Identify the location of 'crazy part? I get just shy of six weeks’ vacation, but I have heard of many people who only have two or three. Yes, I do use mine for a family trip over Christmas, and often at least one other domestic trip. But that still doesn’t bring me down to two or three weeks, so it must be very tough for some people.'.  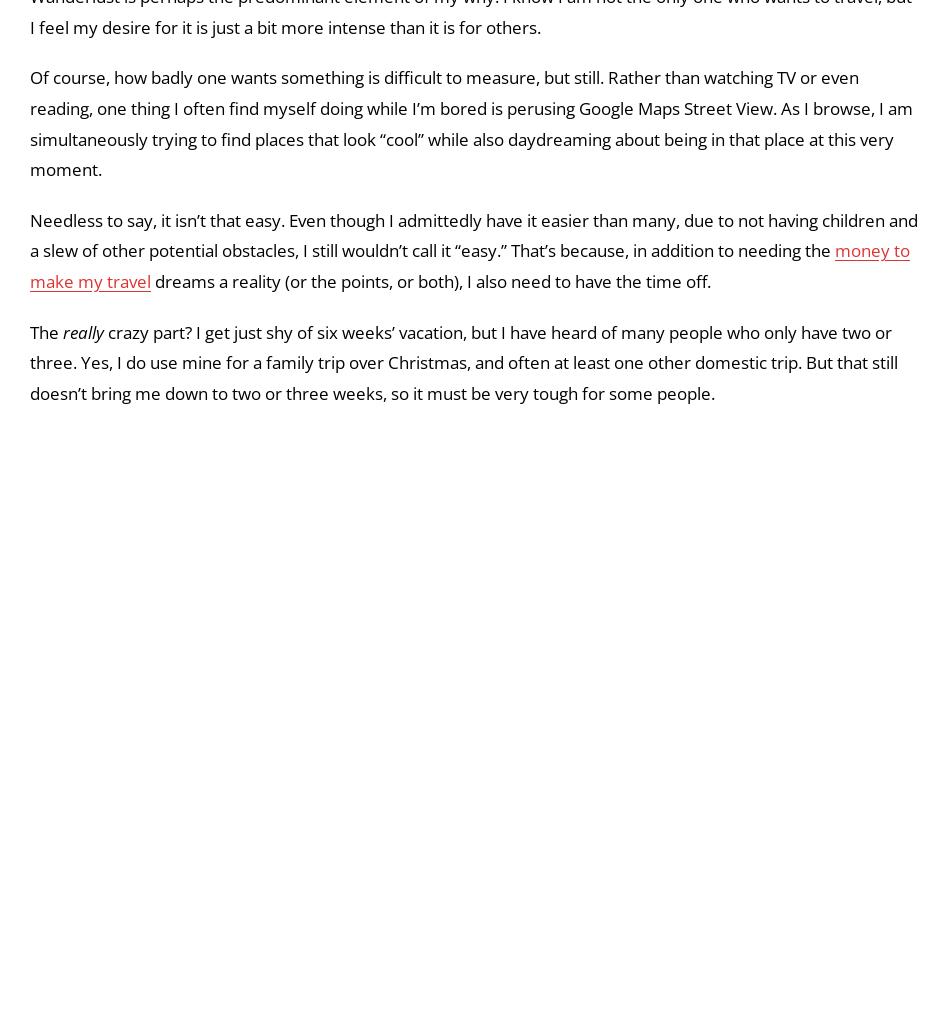
(462, 585).